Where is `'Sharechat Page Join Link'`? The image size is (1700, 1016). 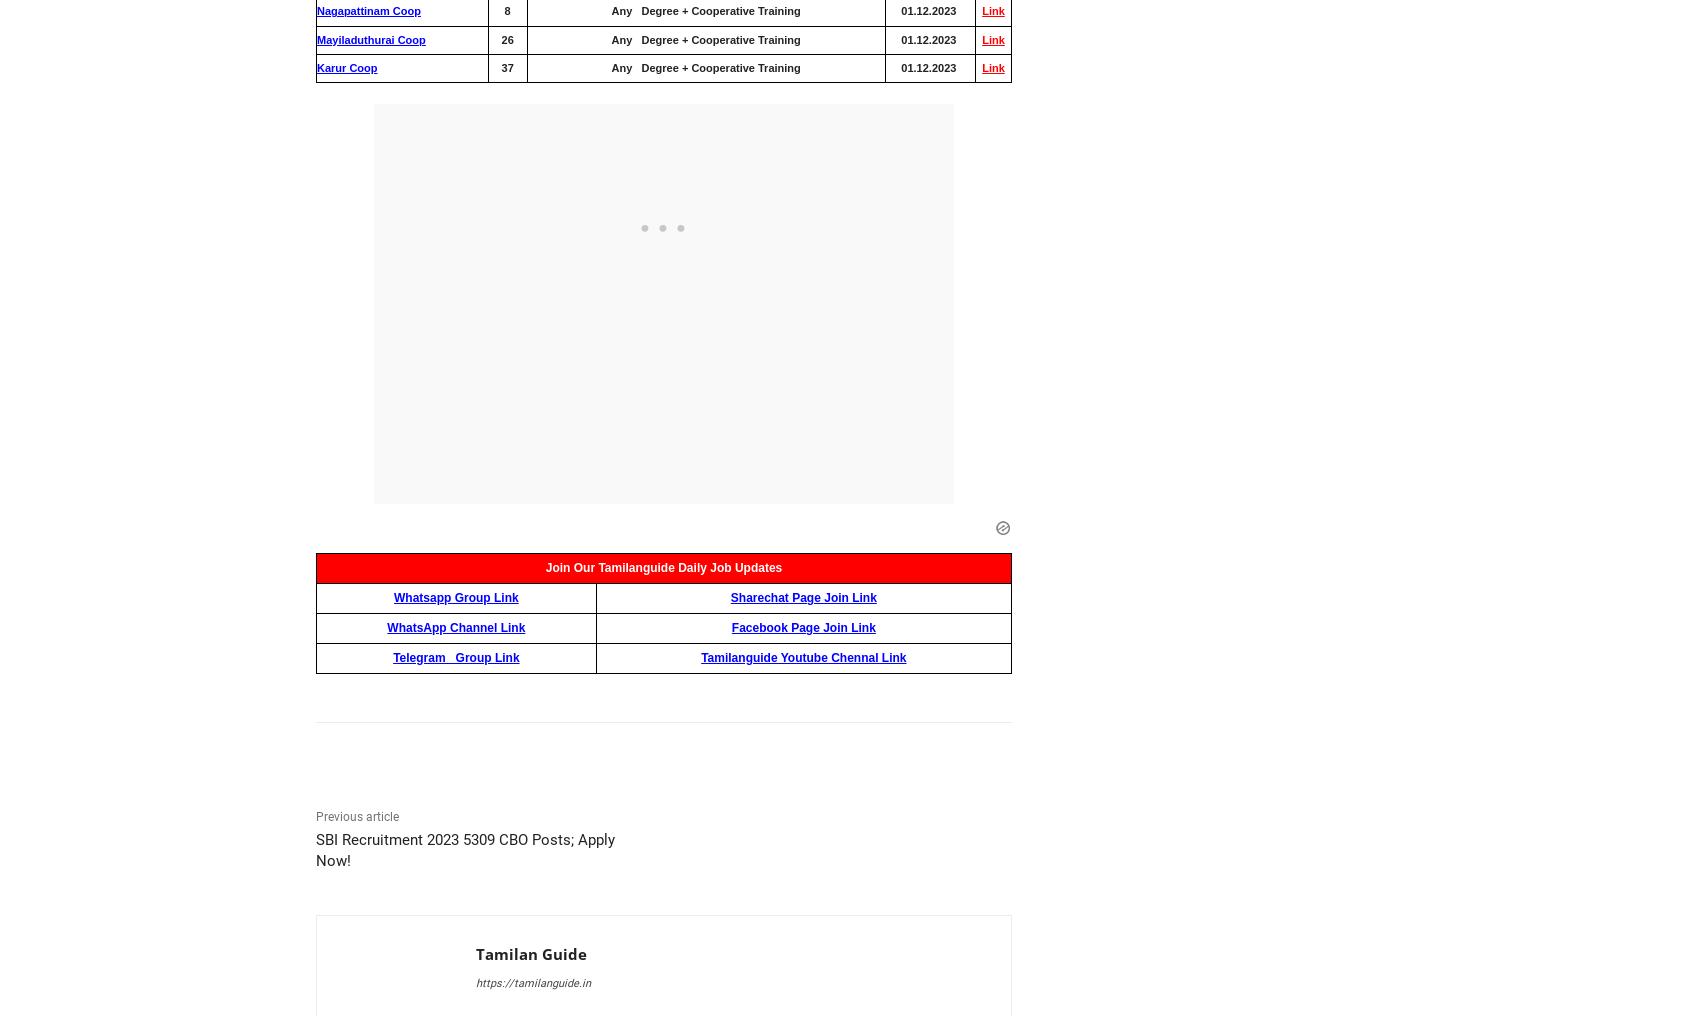 'Sharechat Page Join Link' is located at coordinates (802, 597).